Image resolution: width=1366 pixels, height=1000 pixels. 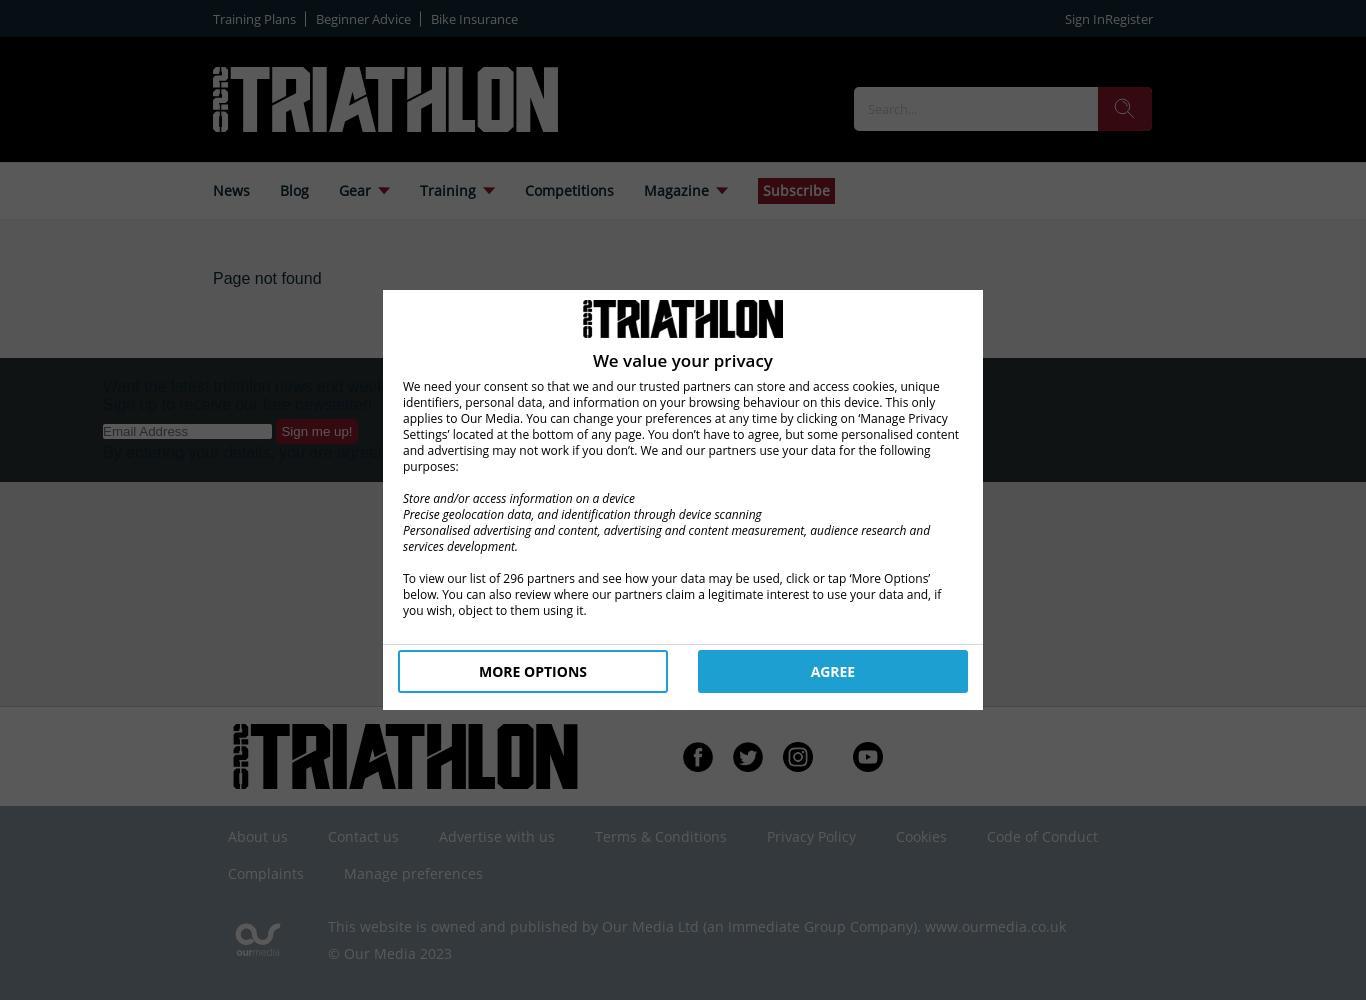 I want to click on 'Sign me up!', so click(x=316, y=431).